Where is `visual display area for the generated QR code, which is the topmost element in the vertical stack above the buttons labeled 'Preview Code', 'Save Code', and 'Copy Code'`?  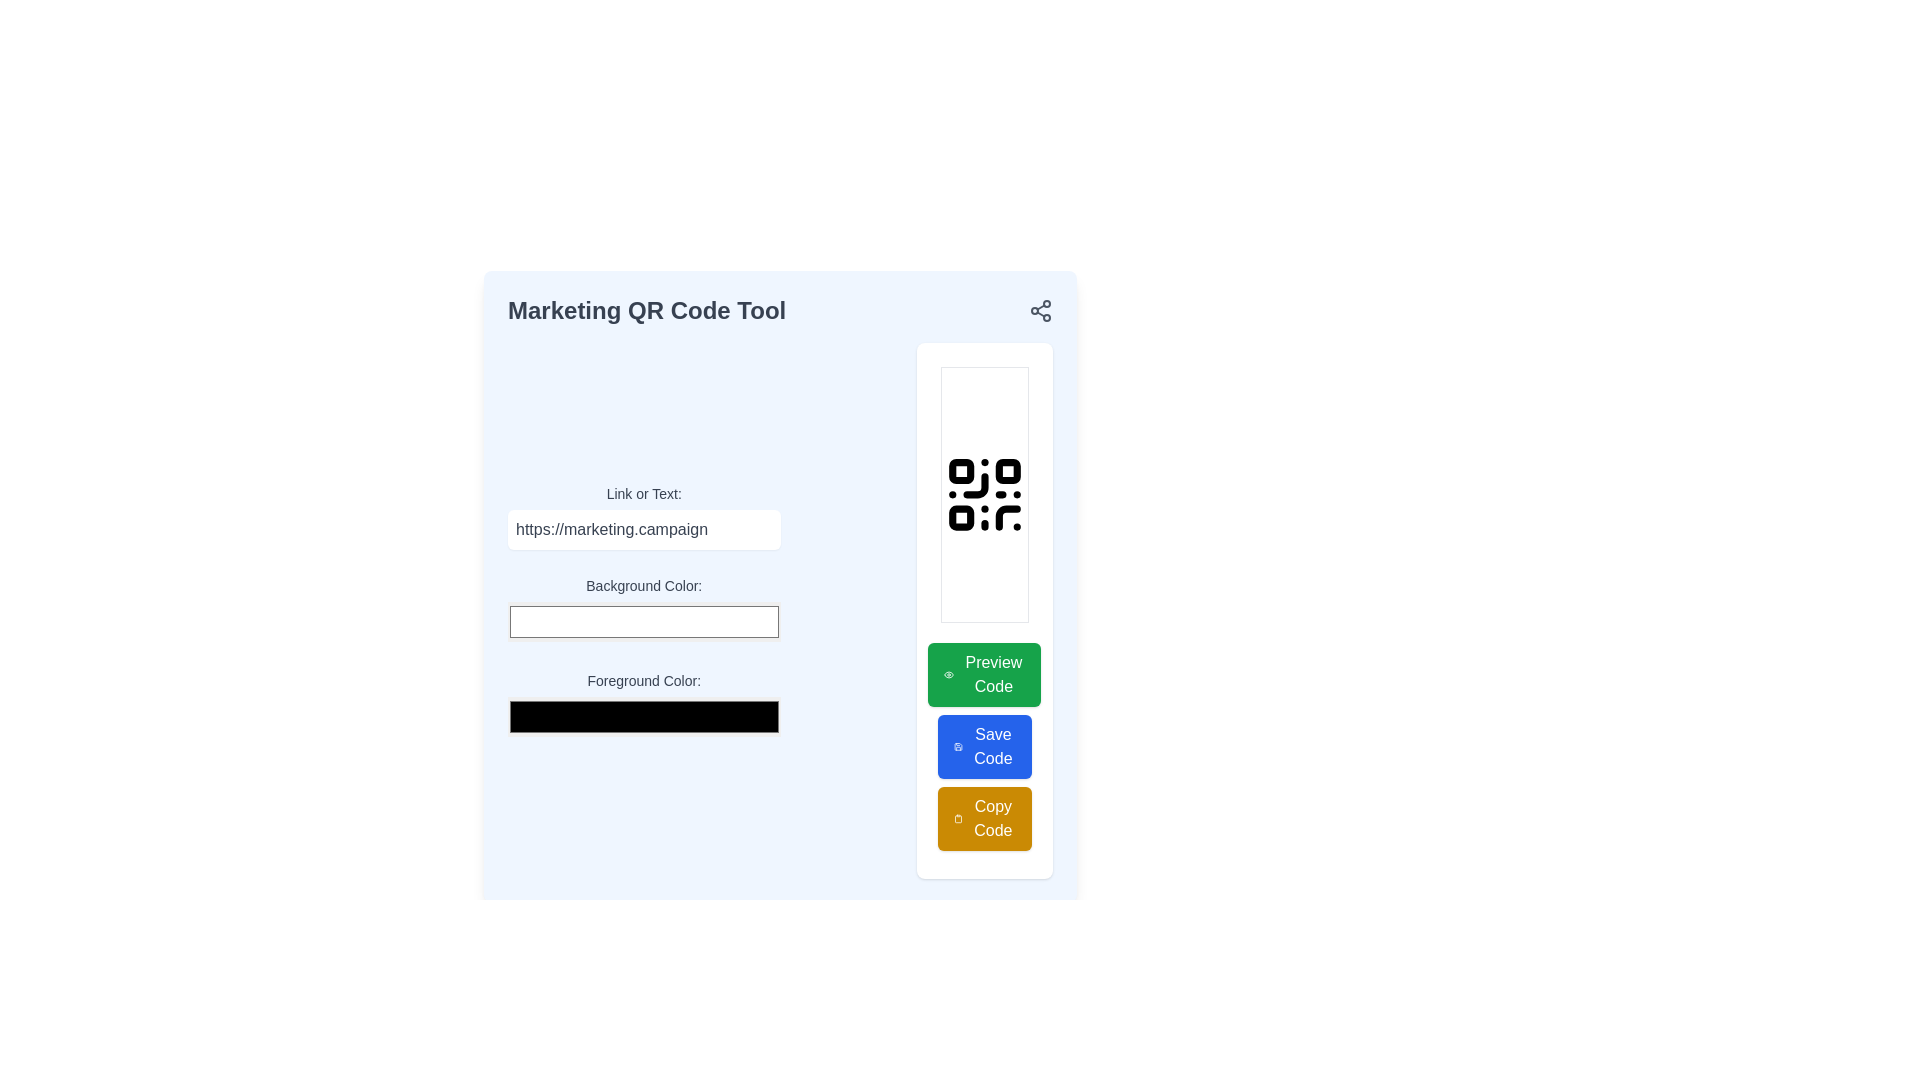
visual display area for the generated QR code, which is the topmost element in the vertical stack above the buttons labeled 'Preview Code', 'Save Code', and 'Copy Code' is located at coordinates (984, 494).